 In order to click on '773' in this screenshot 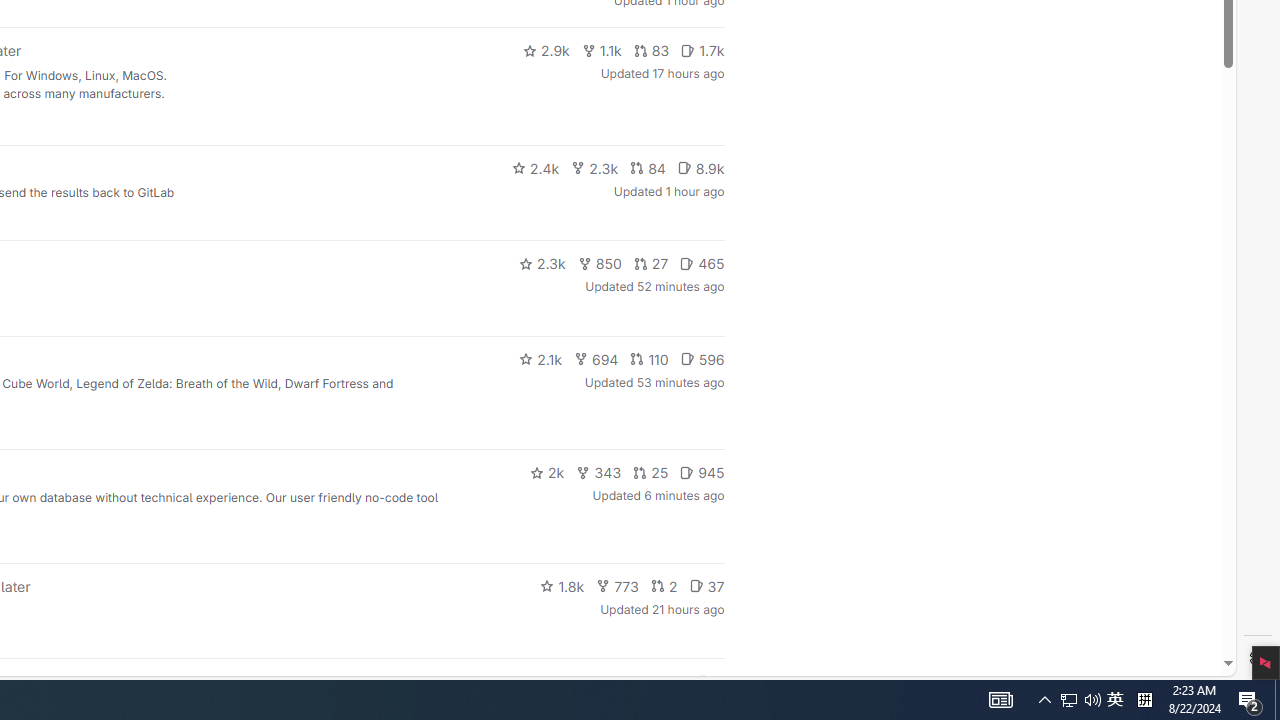, I will do `click(617, 585)`.